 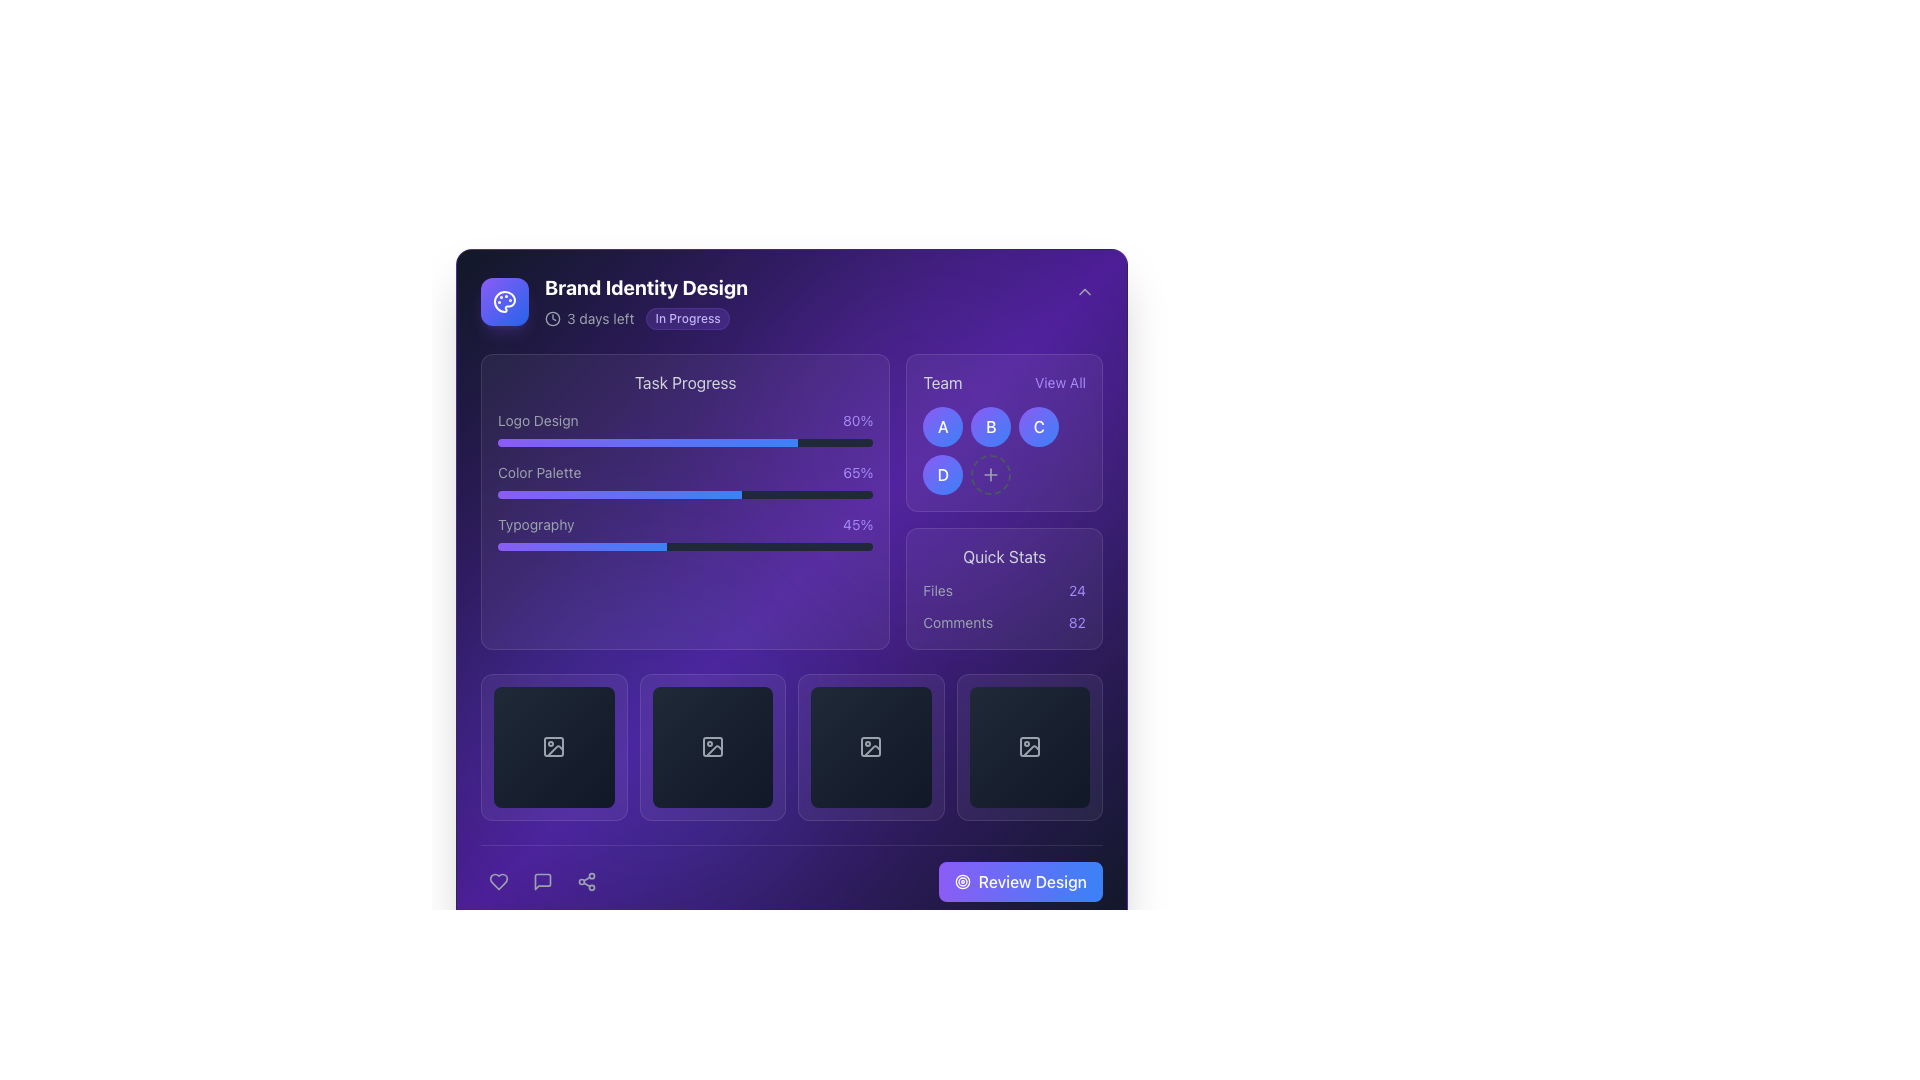 What do you see at coordinates (1029, 747) in the screenshot?
I see `the Icon button located at the bottom-right corner of the grid of four similar cards to change its color` at bounding box center [1029, 747].